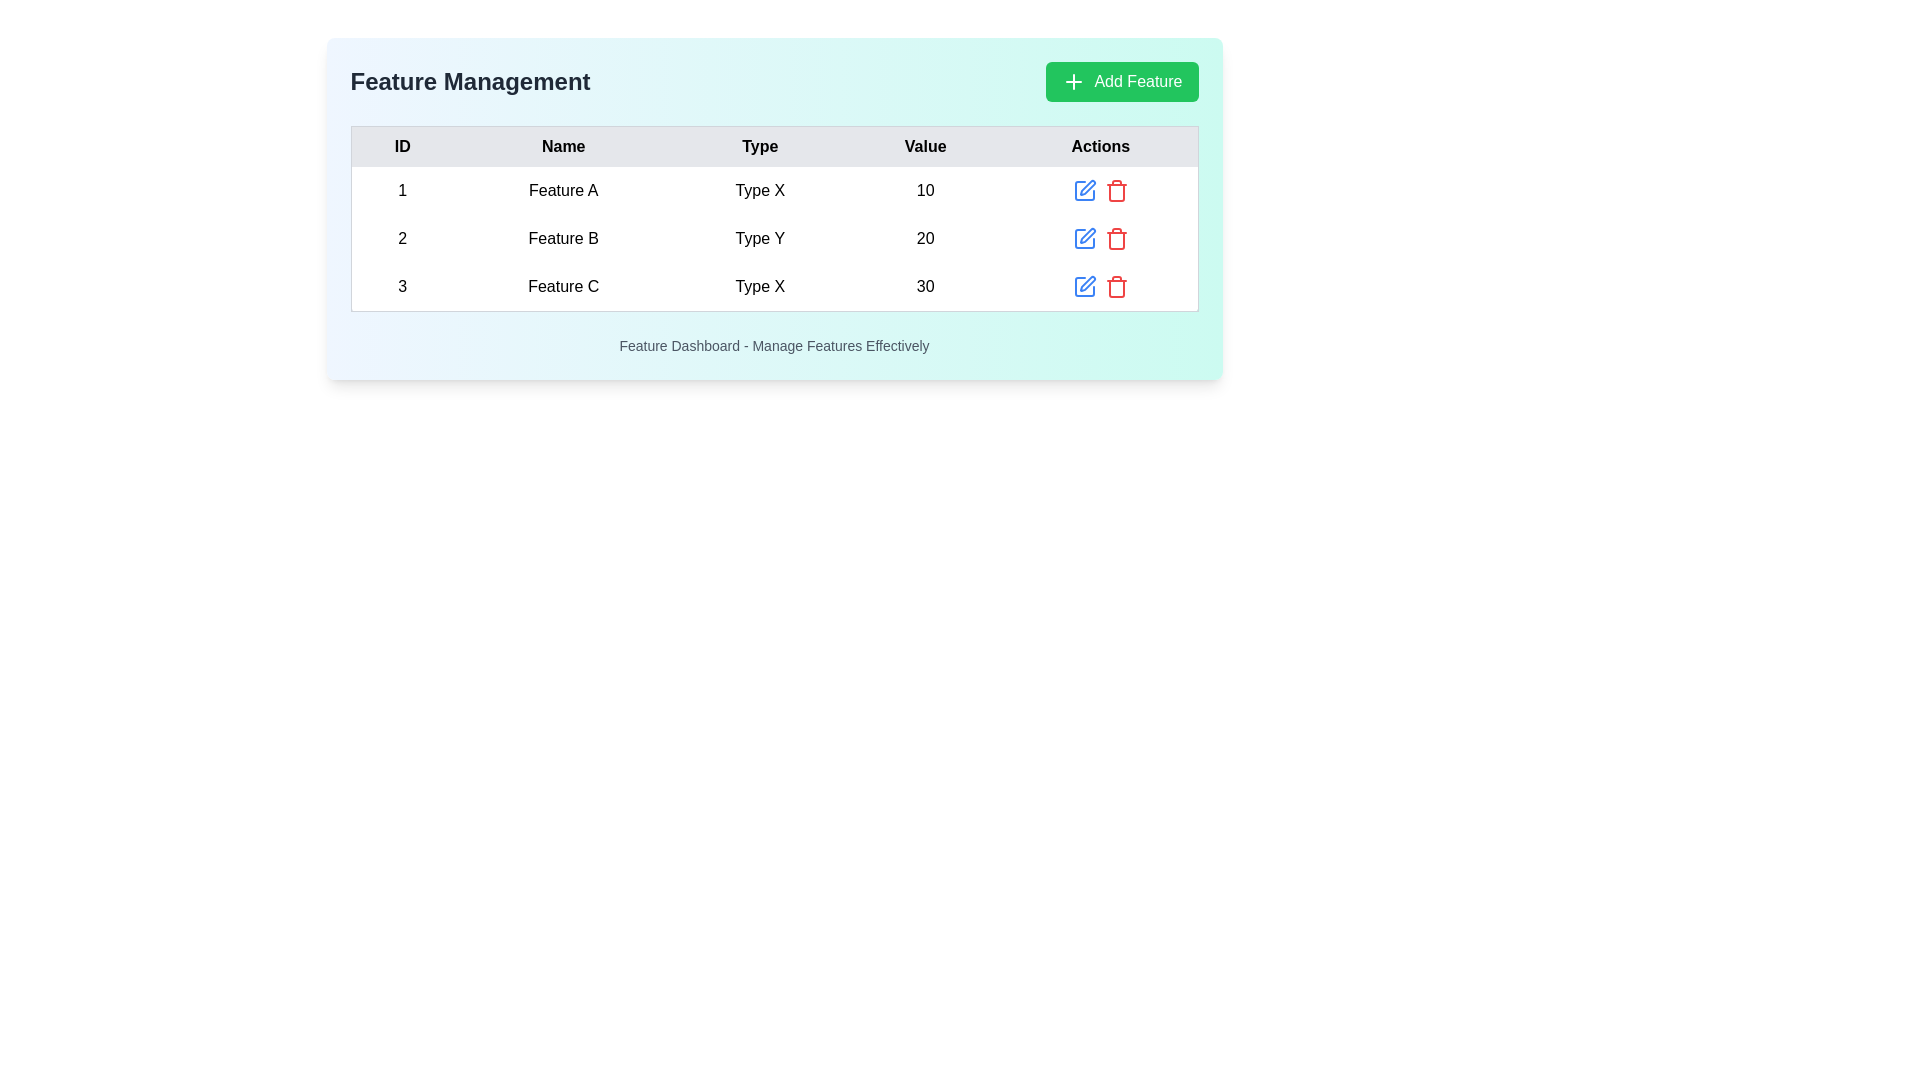 The image size is (1920, 1080). Describe the element at coordinates (1115, 192) in the screenshot. I see `the trash can icon in the 'Actions' column of the 'Feature Management' table` at that location.